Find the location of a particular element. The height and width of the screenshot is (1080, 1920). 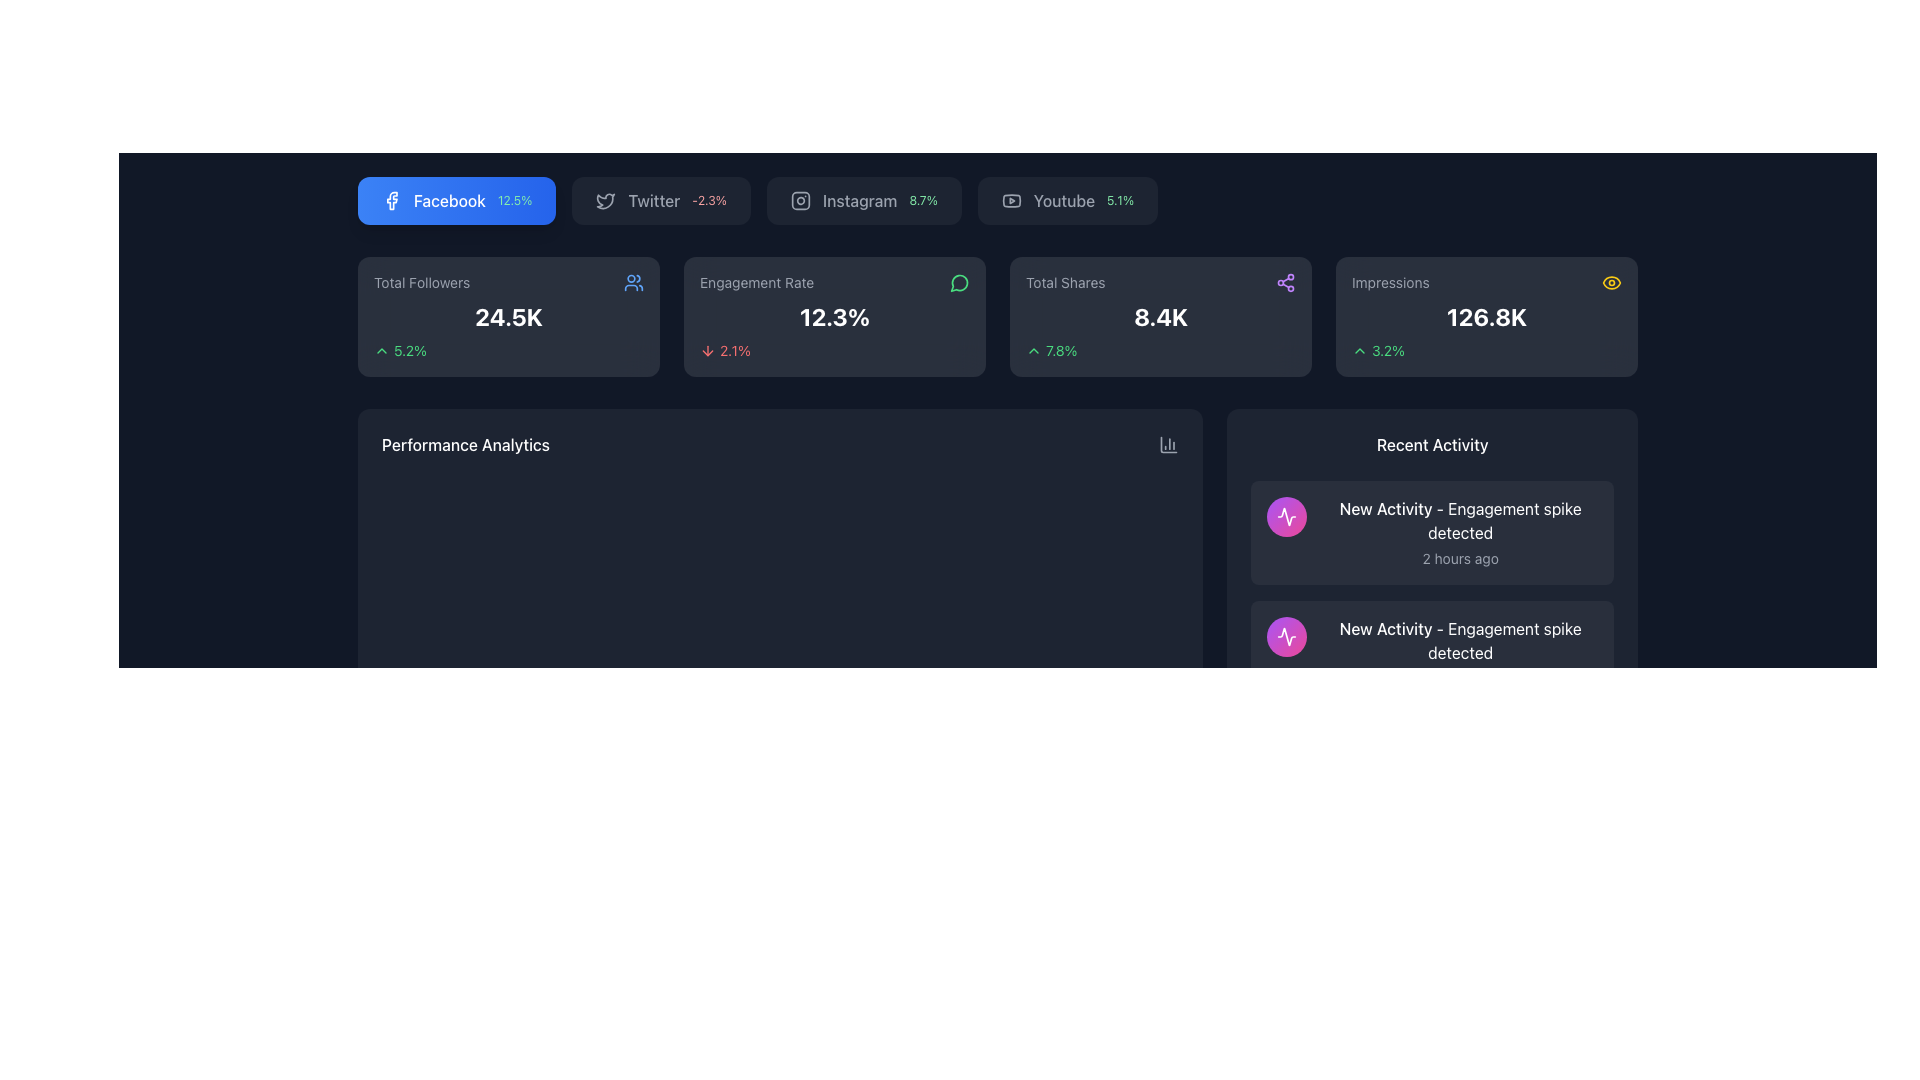

the text label that displays 'Recent Activity', which is styled in white font and is positioned above a series of activity items is located at coordinates (1431, 443).